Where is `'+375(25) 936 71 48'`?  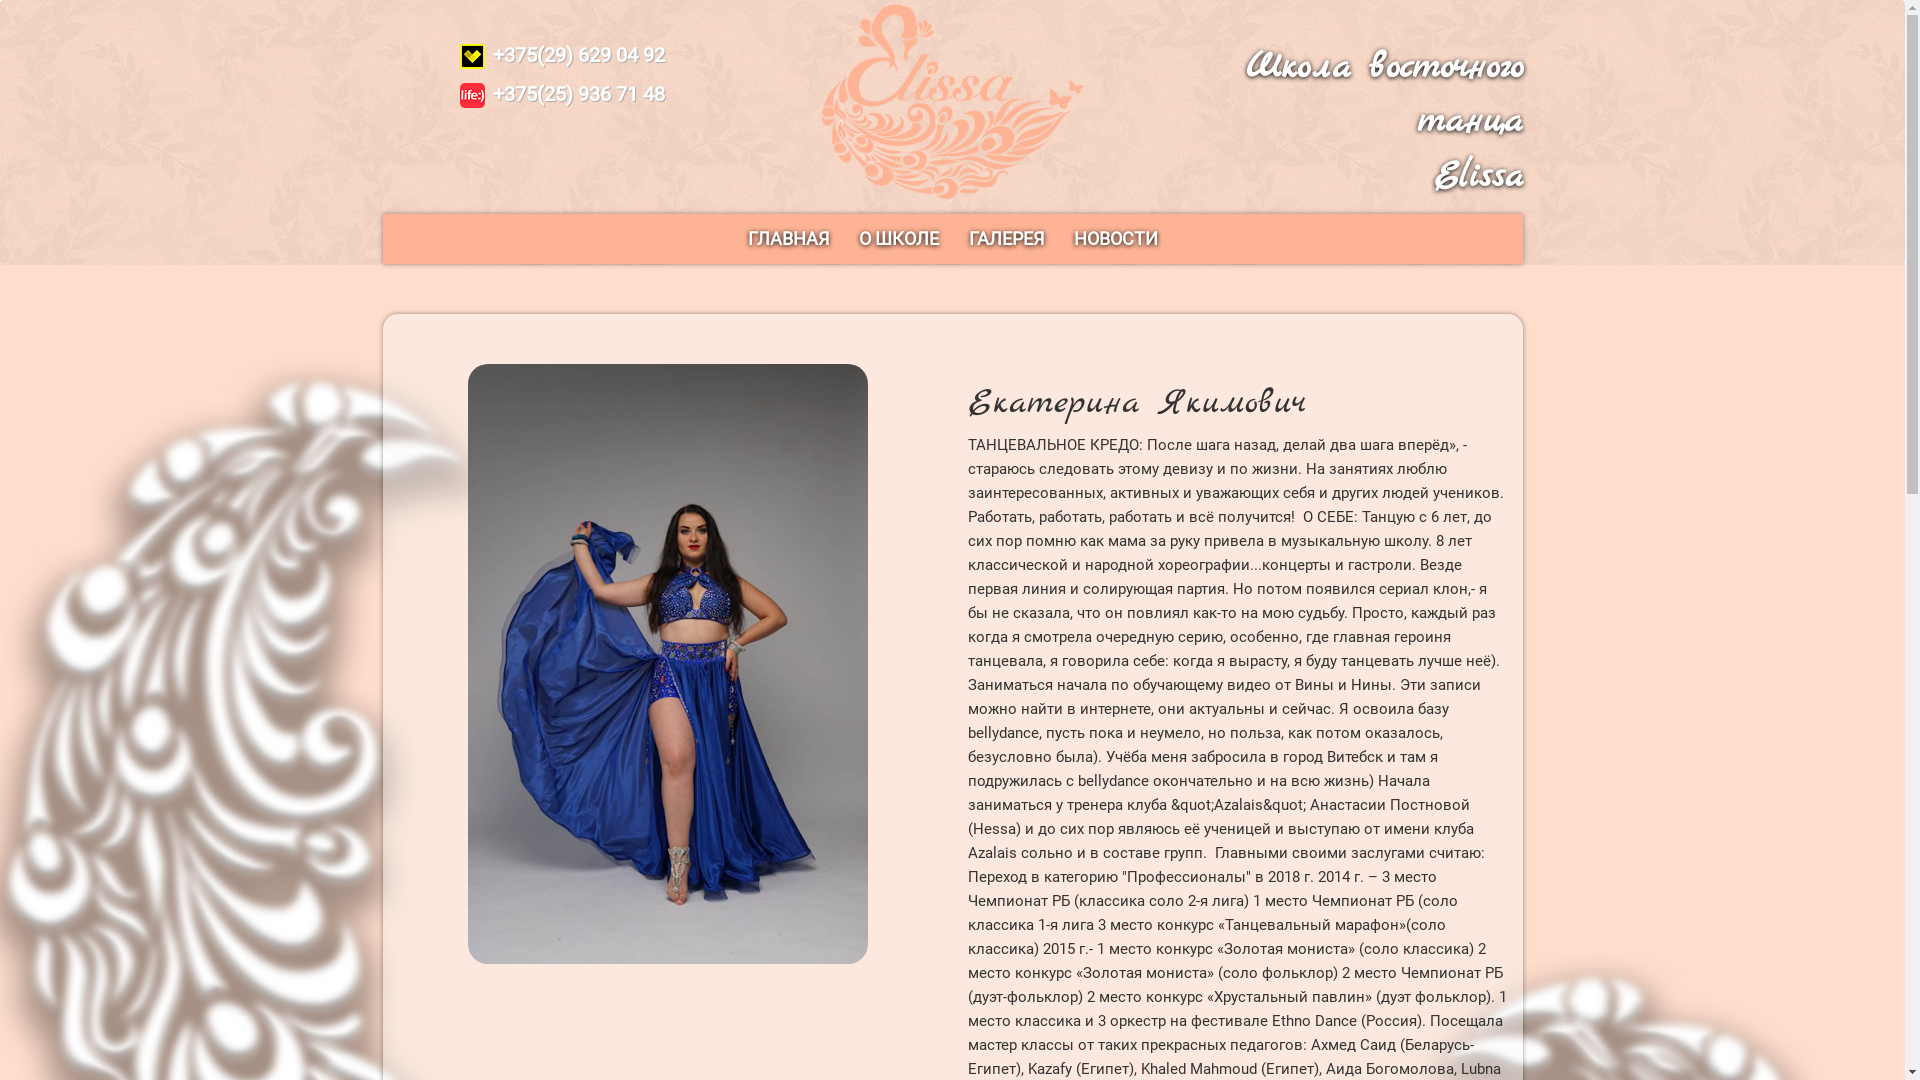 '+375(25) 936 71 48' is located at coordinates (561, 93).